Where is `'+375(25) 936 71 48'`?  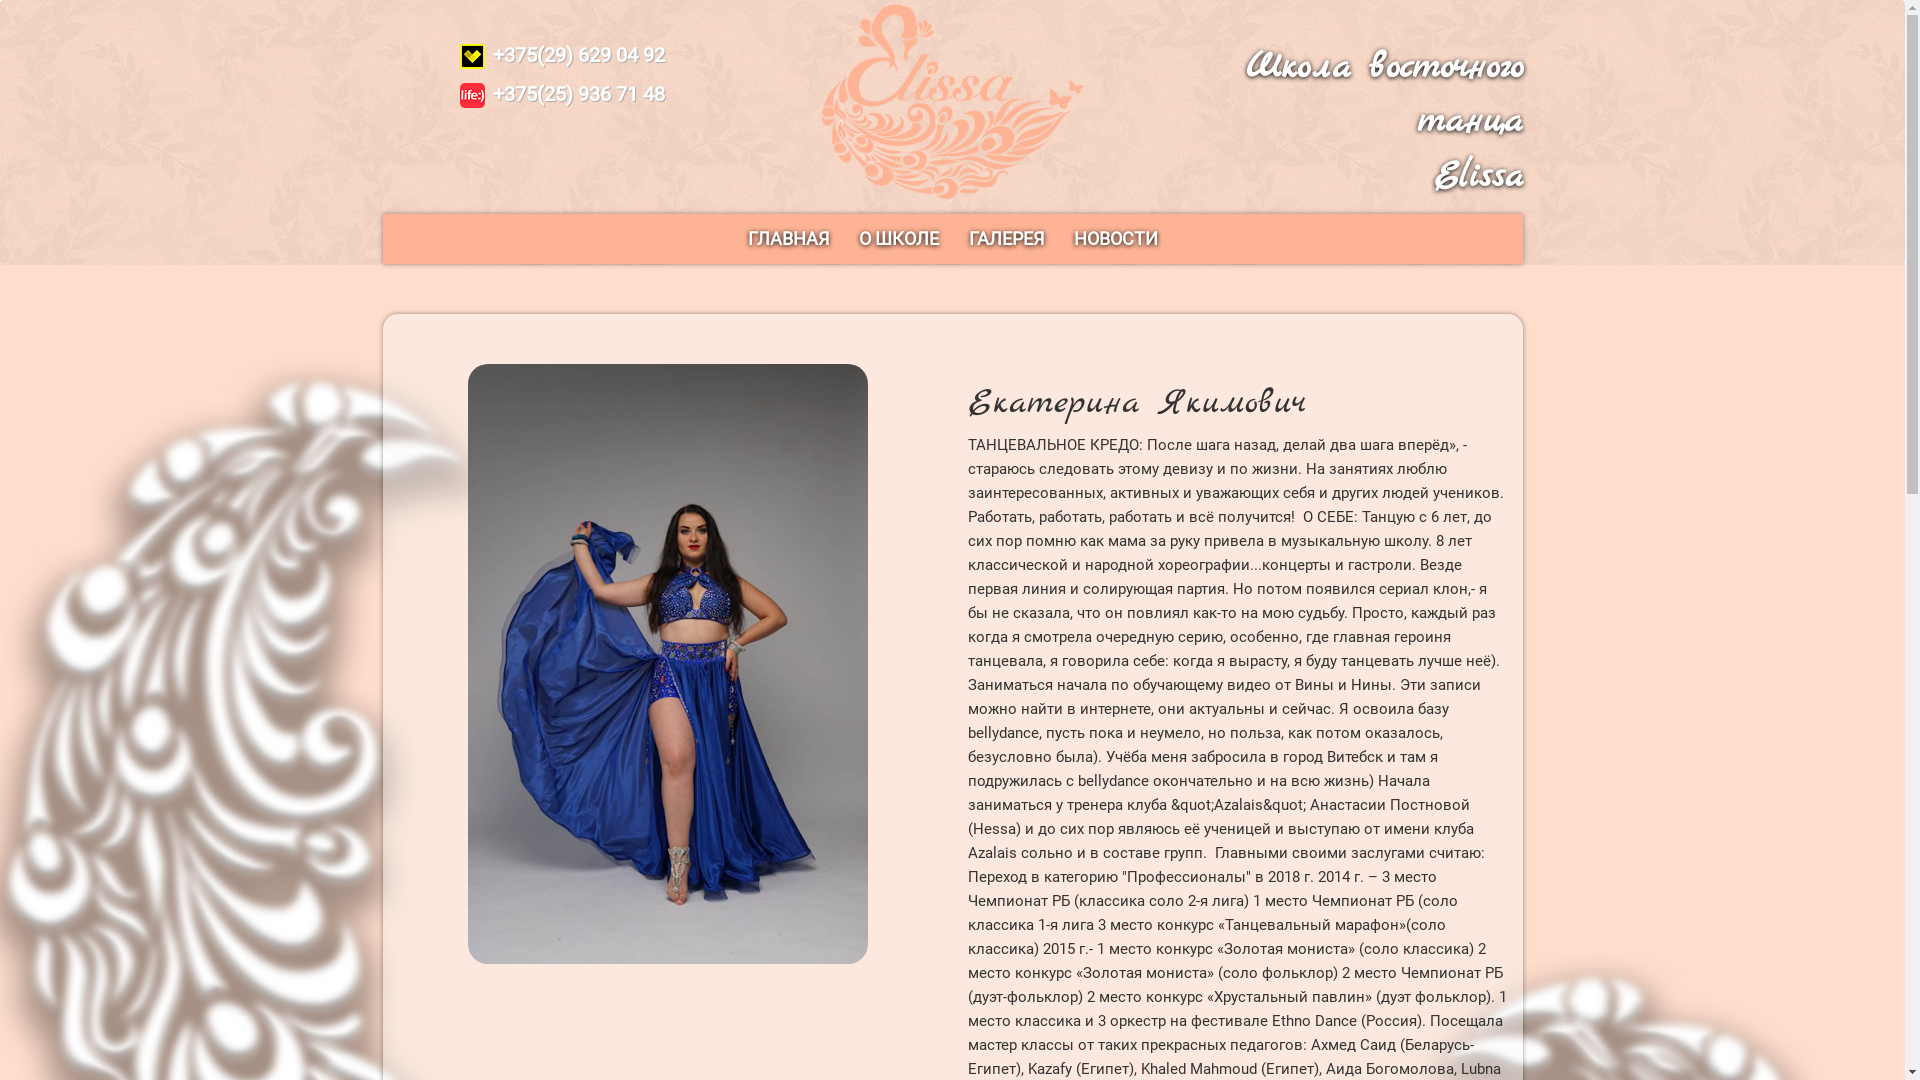 '+375(25) 936 71 48' is located at coordinates (561, 93).